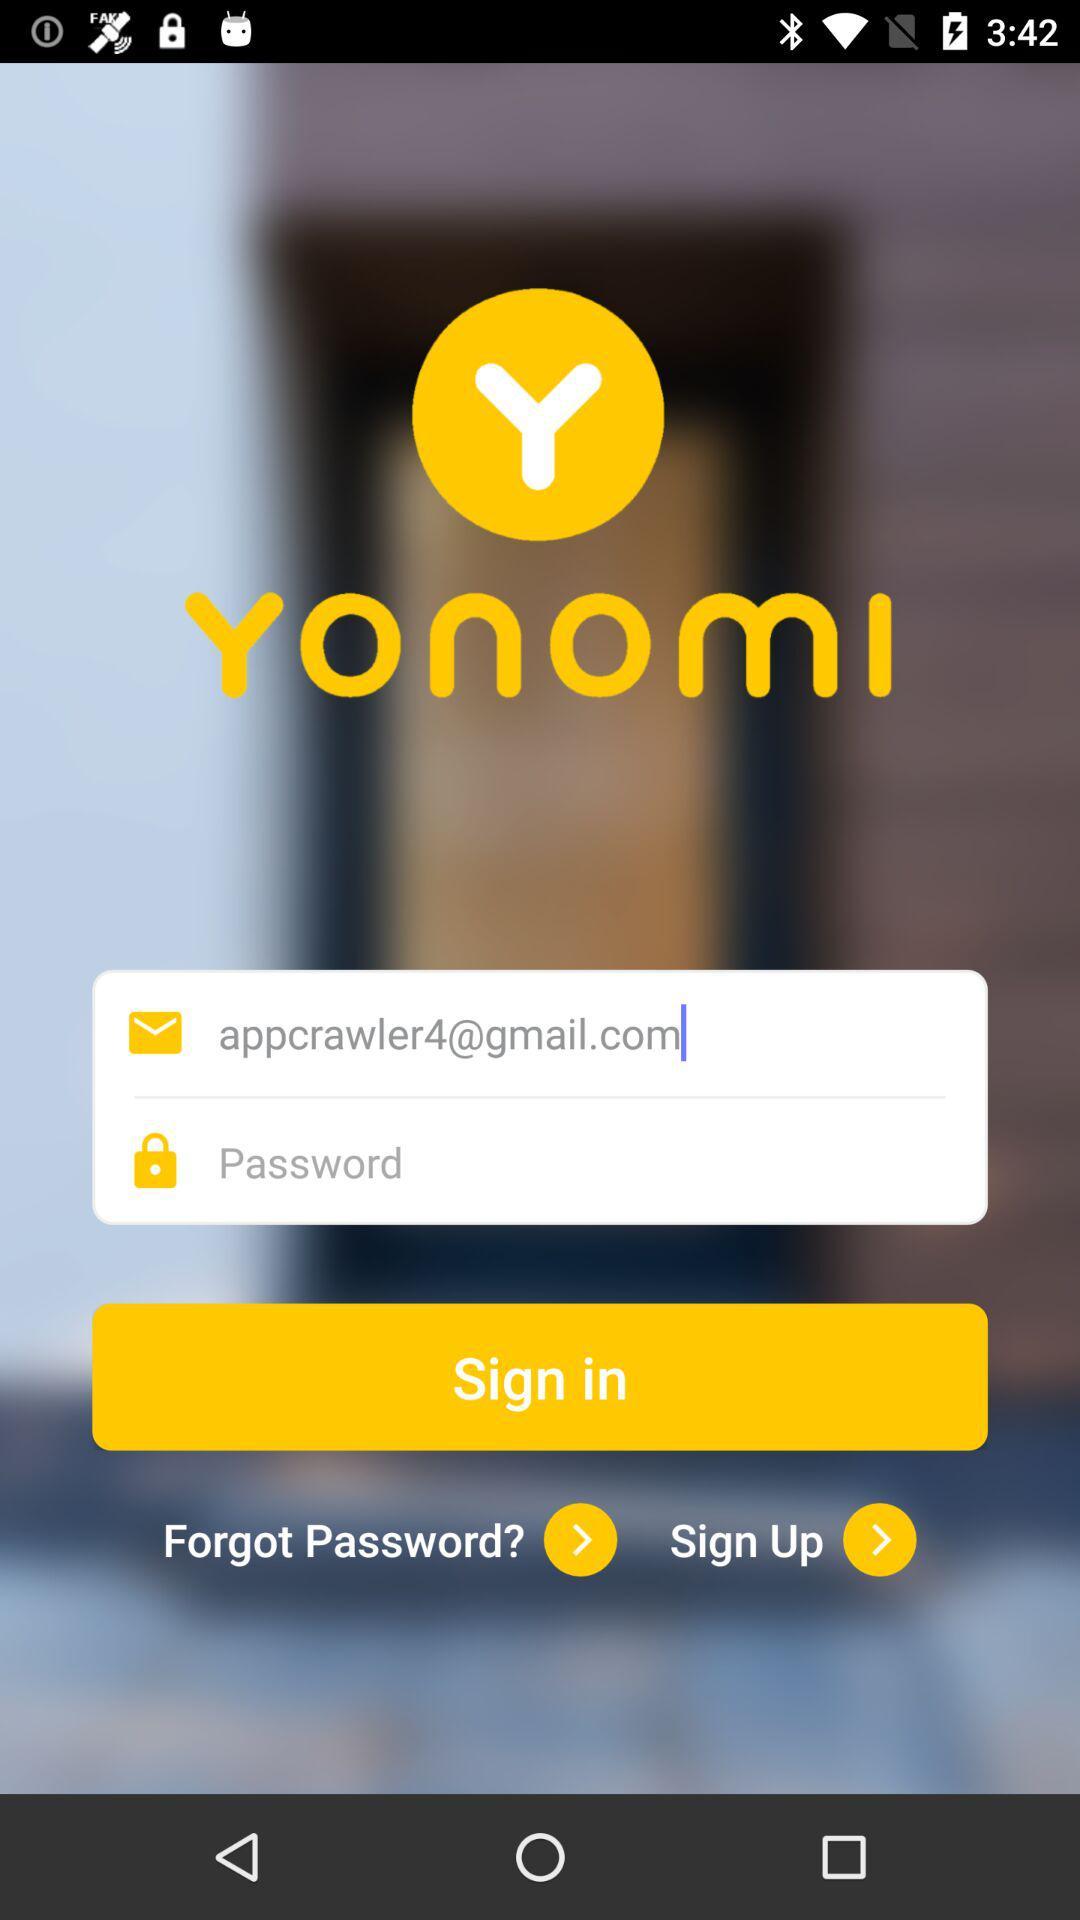 Image resolution: width=1080 pixels, height=1920 pixels. What do you see at coordinates (878, 1538) in the screenshot?
I see `sign up page` at bounding box center [878, 1538].